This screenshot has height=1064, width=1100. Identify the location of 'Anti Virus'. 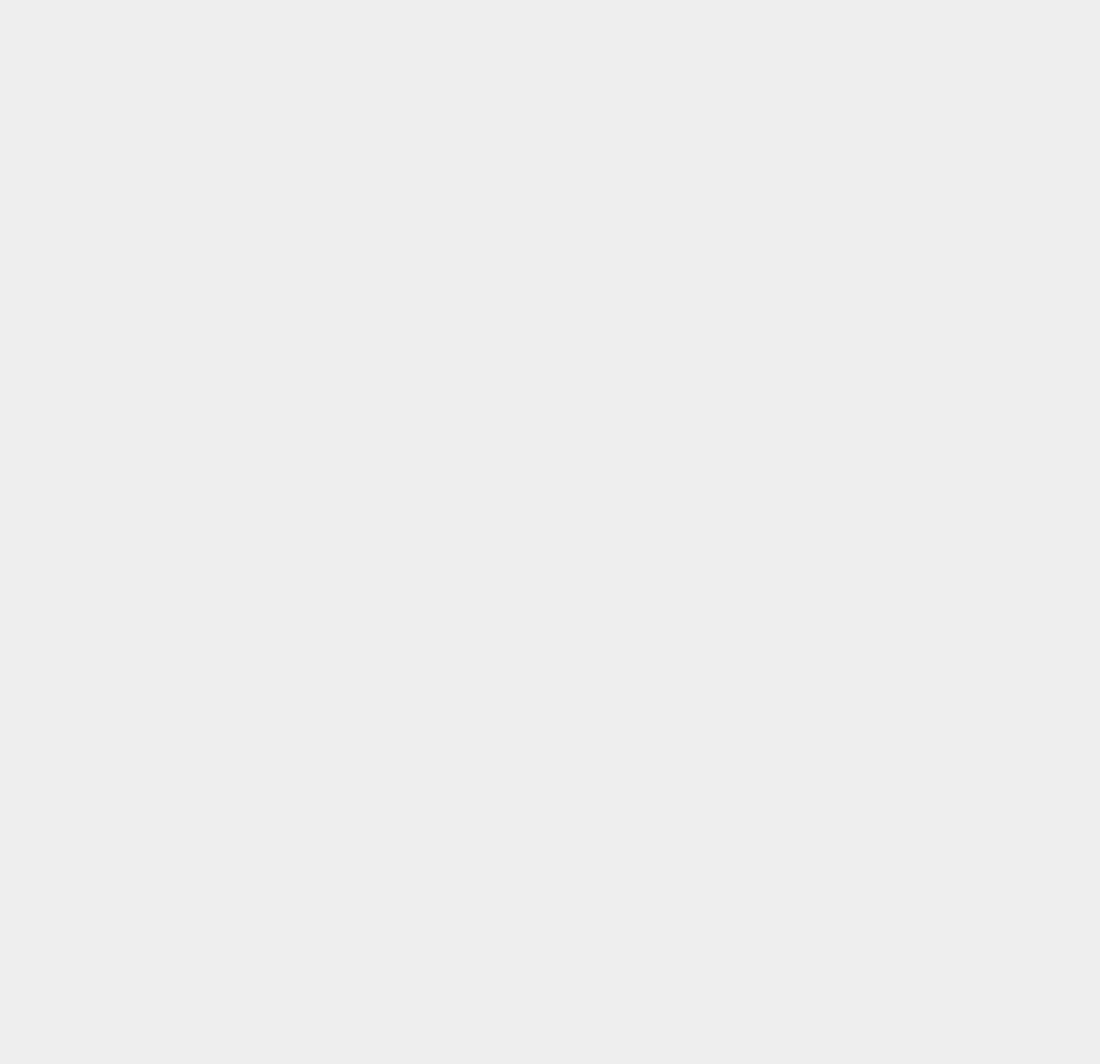
(807, 1040).